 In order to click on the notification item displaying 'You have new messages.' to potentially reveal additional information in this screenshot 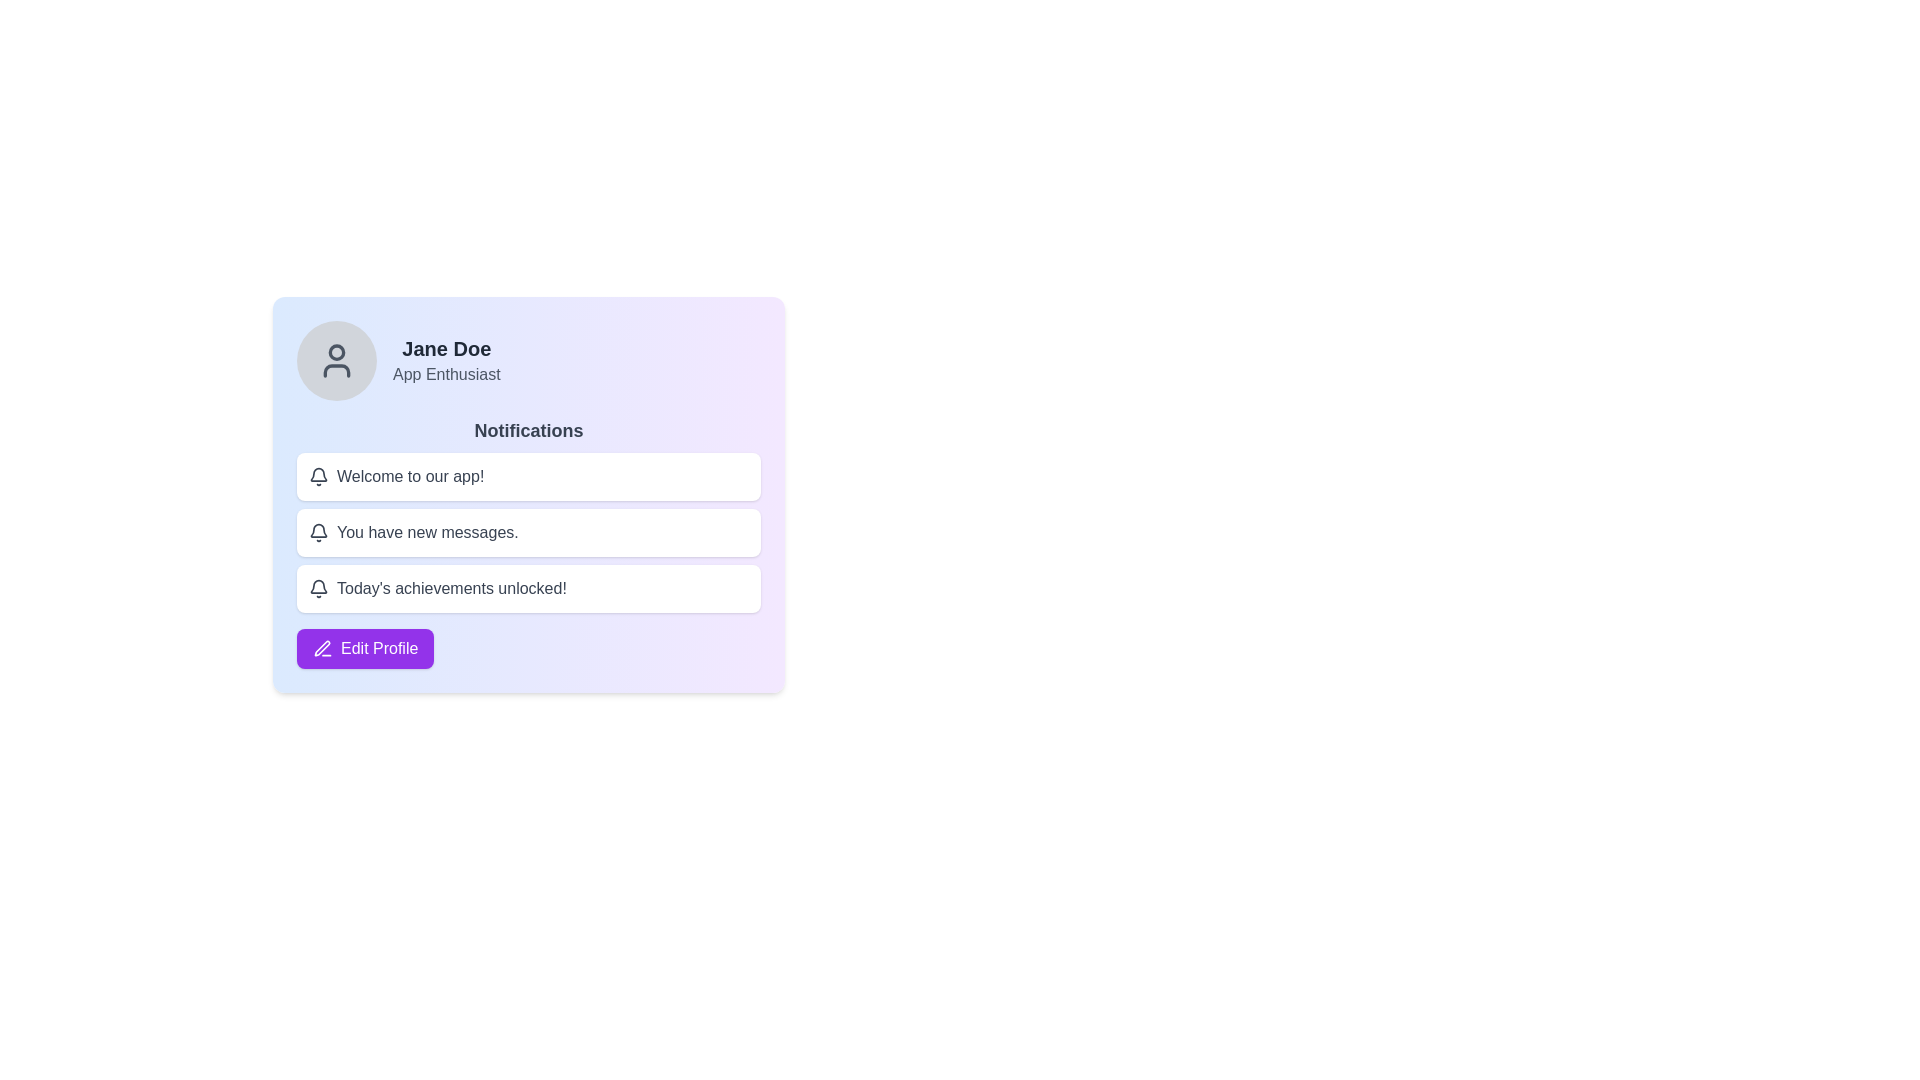, I will do `click(528, 531)`.